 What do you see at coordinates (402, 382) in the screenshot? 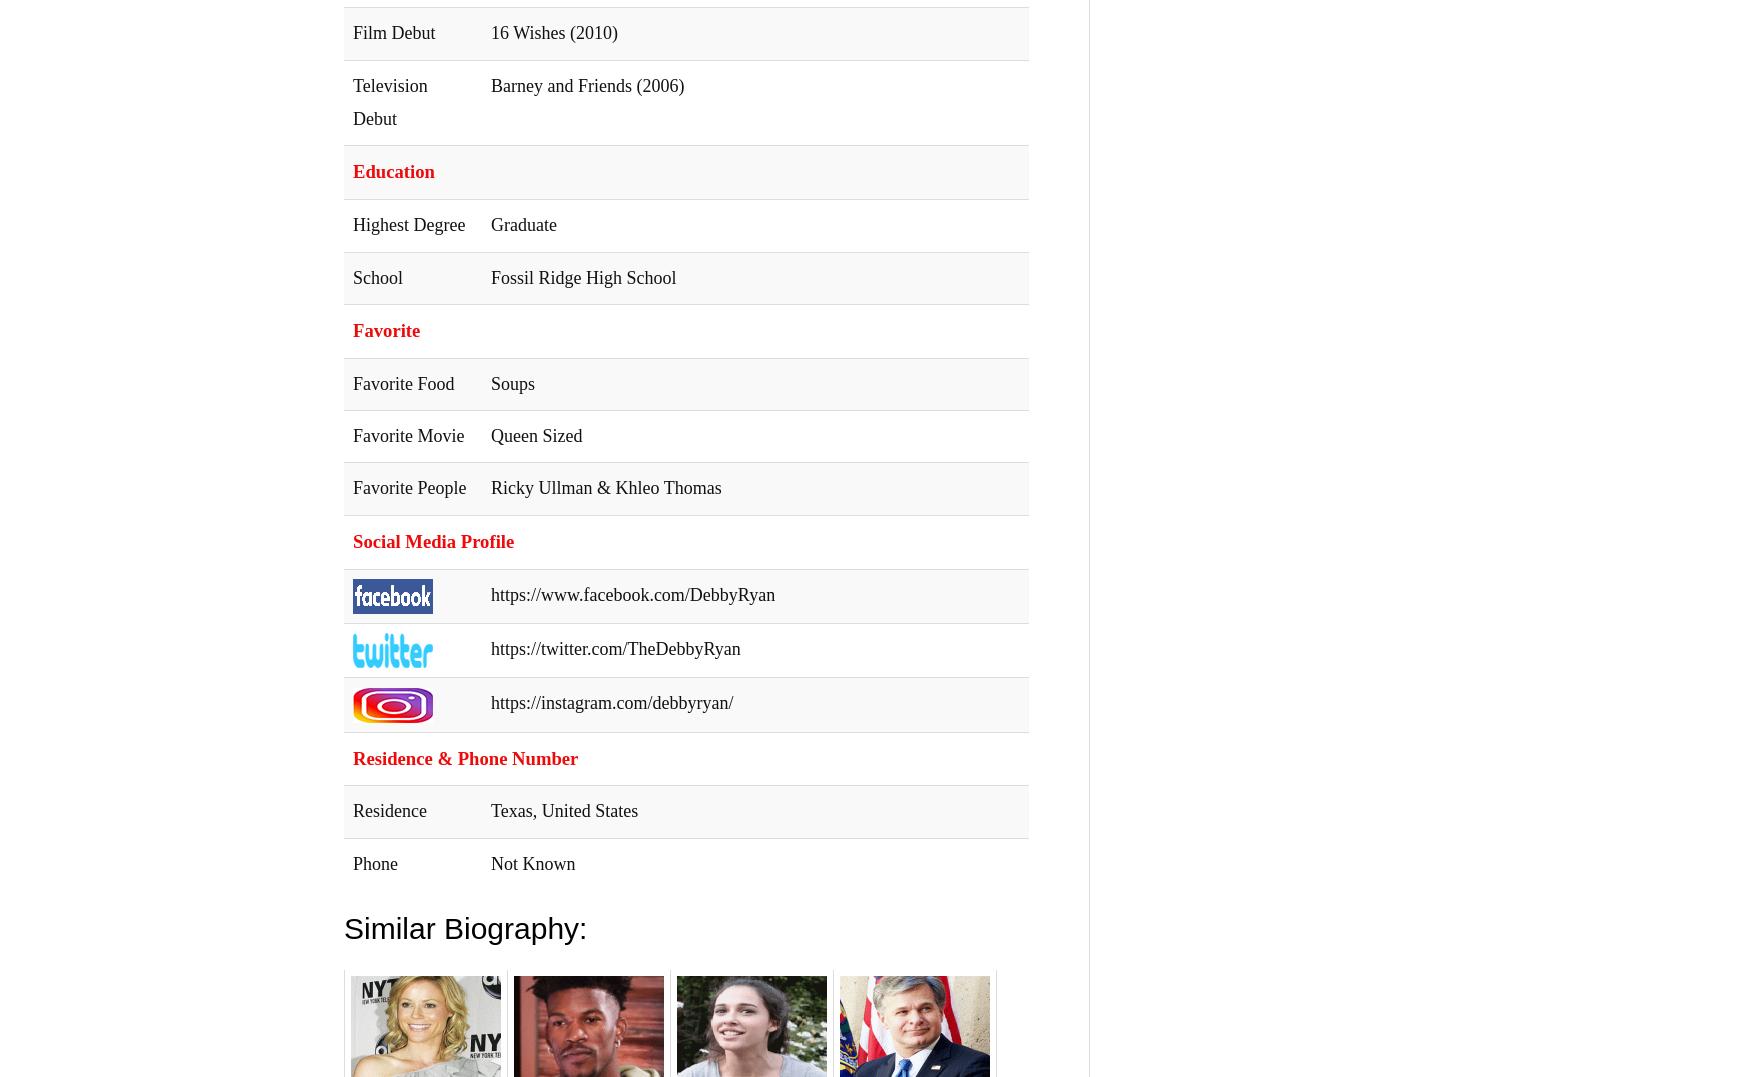
I see `'Favorite Food'` at bounding box center [402, 382].